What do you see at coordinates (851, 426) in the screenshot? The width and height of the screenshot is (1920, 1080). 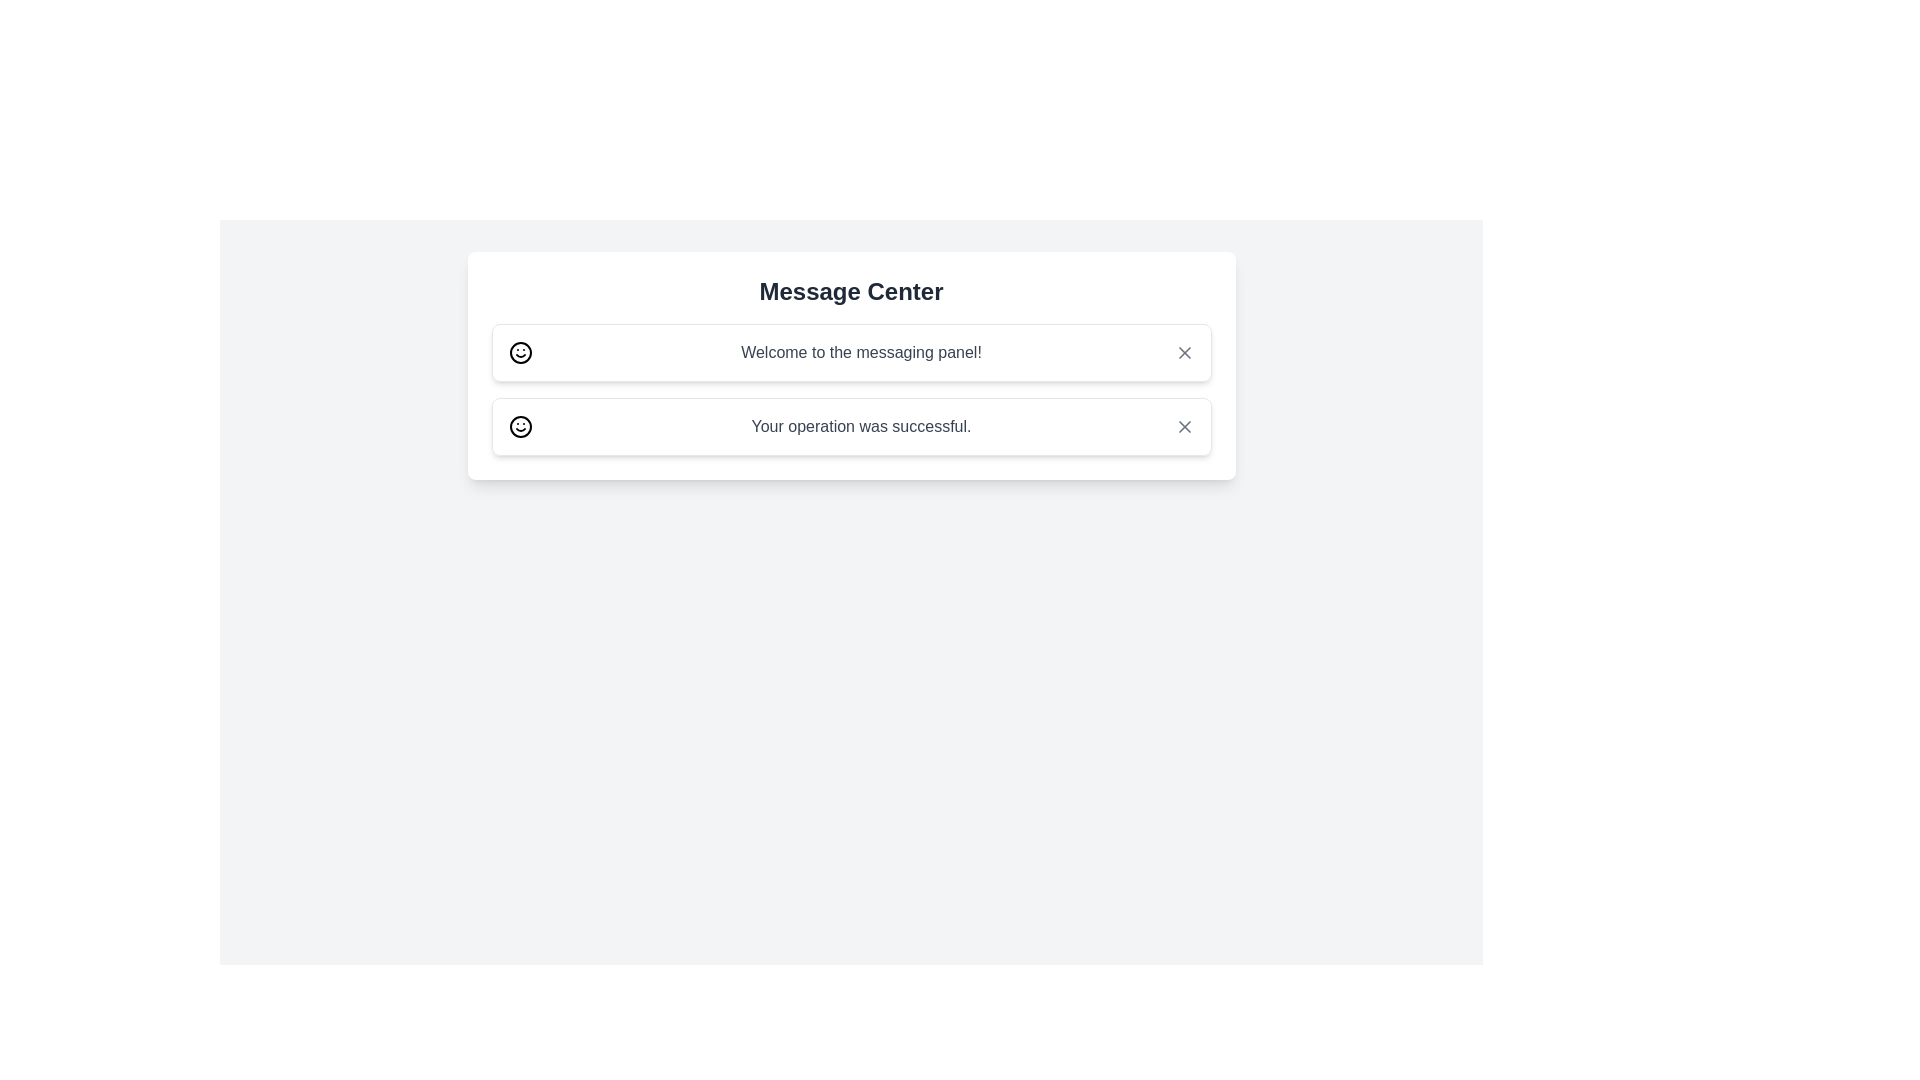 I see `the Notification element that contains the text 'Your operation was successful.'` at bounding box center [851, 426].